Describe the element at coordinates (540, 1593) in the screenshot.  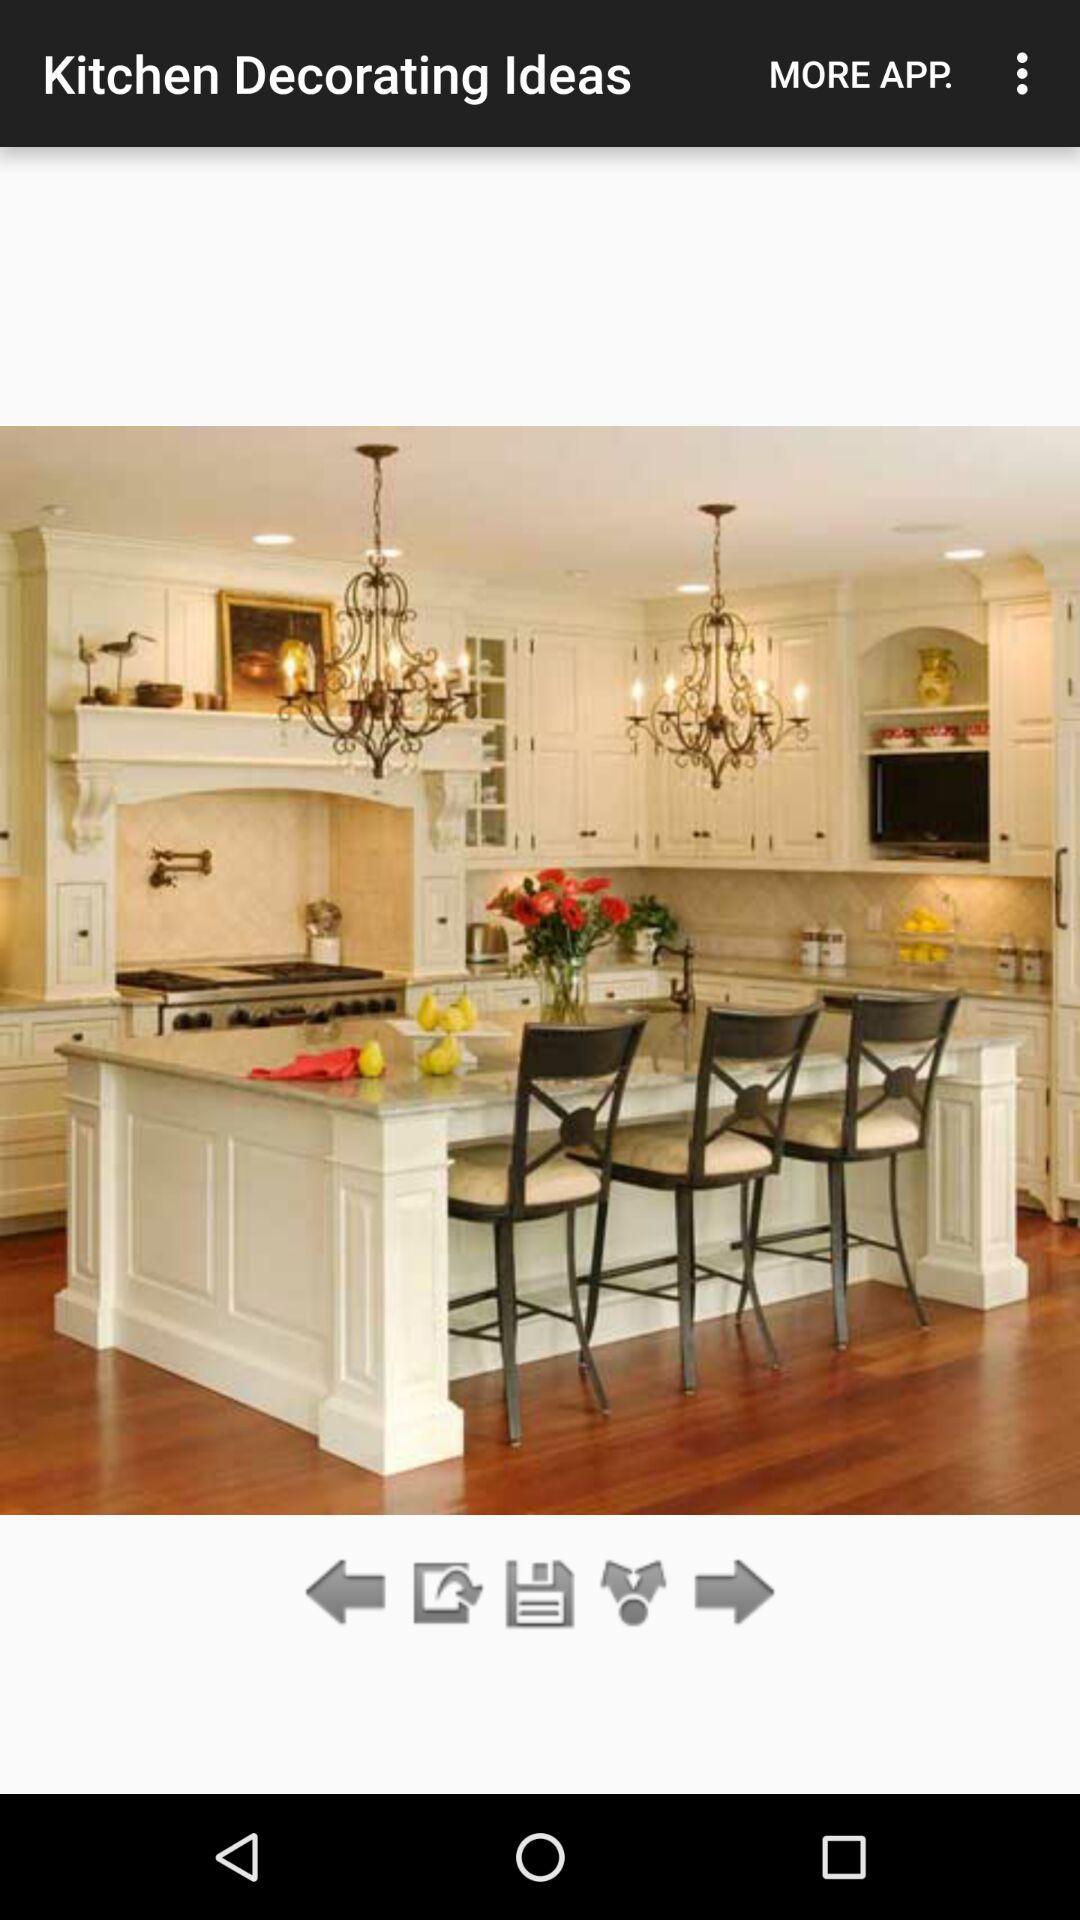
I see `the save icon` at that location.